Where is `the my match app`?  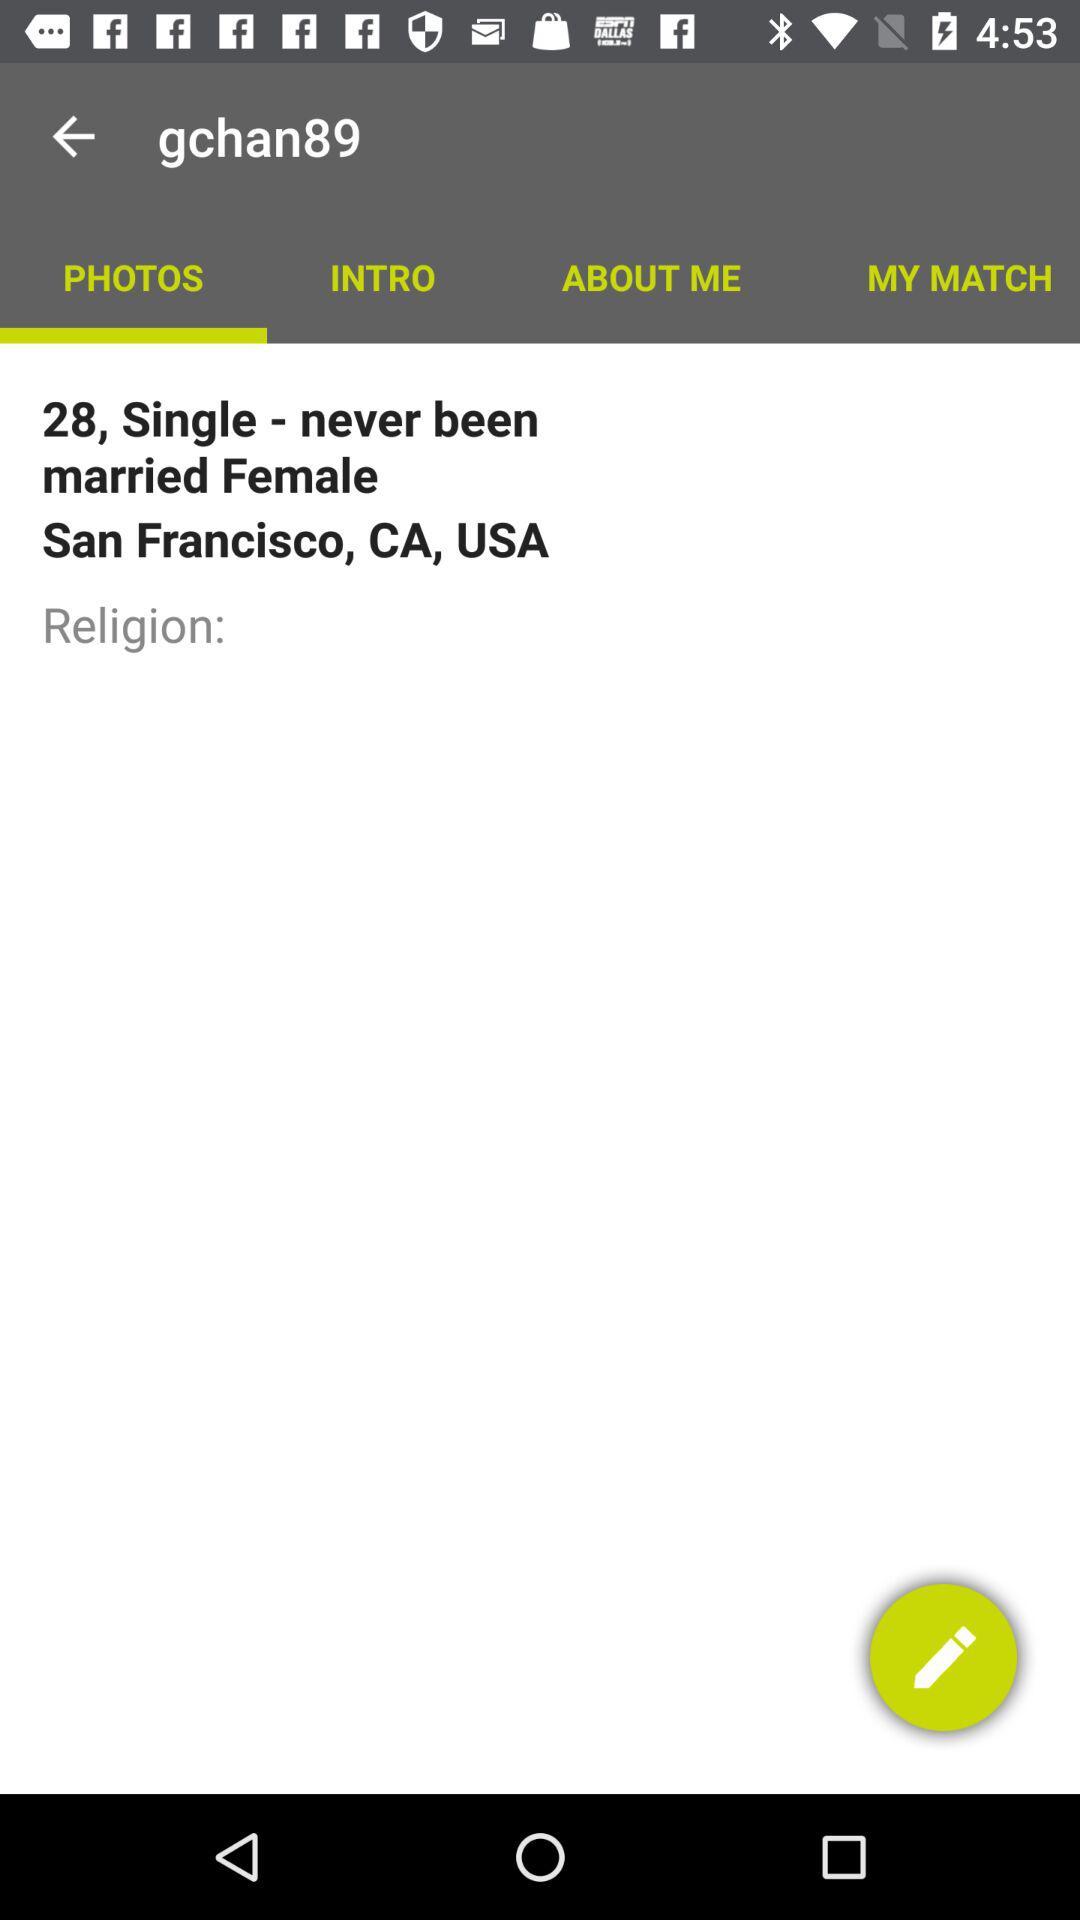 the my match app is located at coordinates (941, 275).